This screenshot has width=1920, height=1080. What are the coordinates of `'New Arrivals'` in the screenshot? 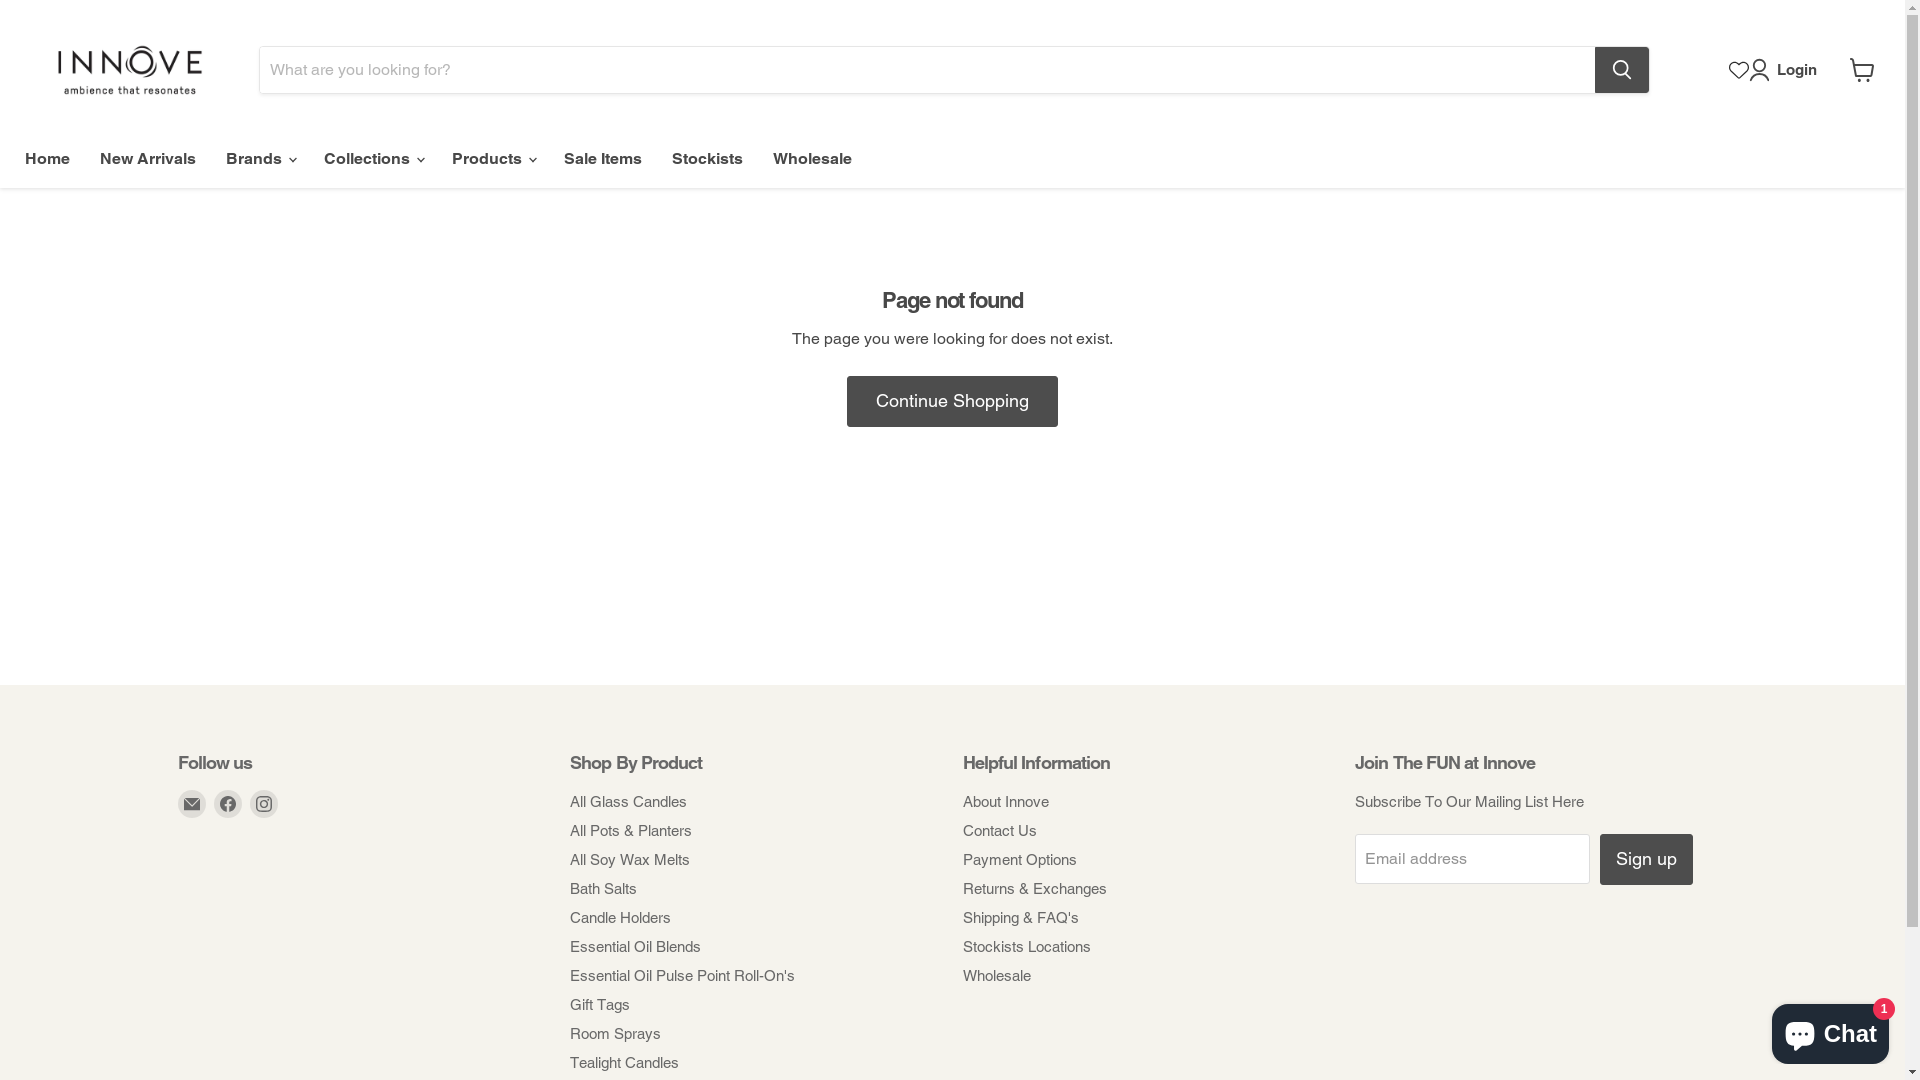 It's located at (84, 157).